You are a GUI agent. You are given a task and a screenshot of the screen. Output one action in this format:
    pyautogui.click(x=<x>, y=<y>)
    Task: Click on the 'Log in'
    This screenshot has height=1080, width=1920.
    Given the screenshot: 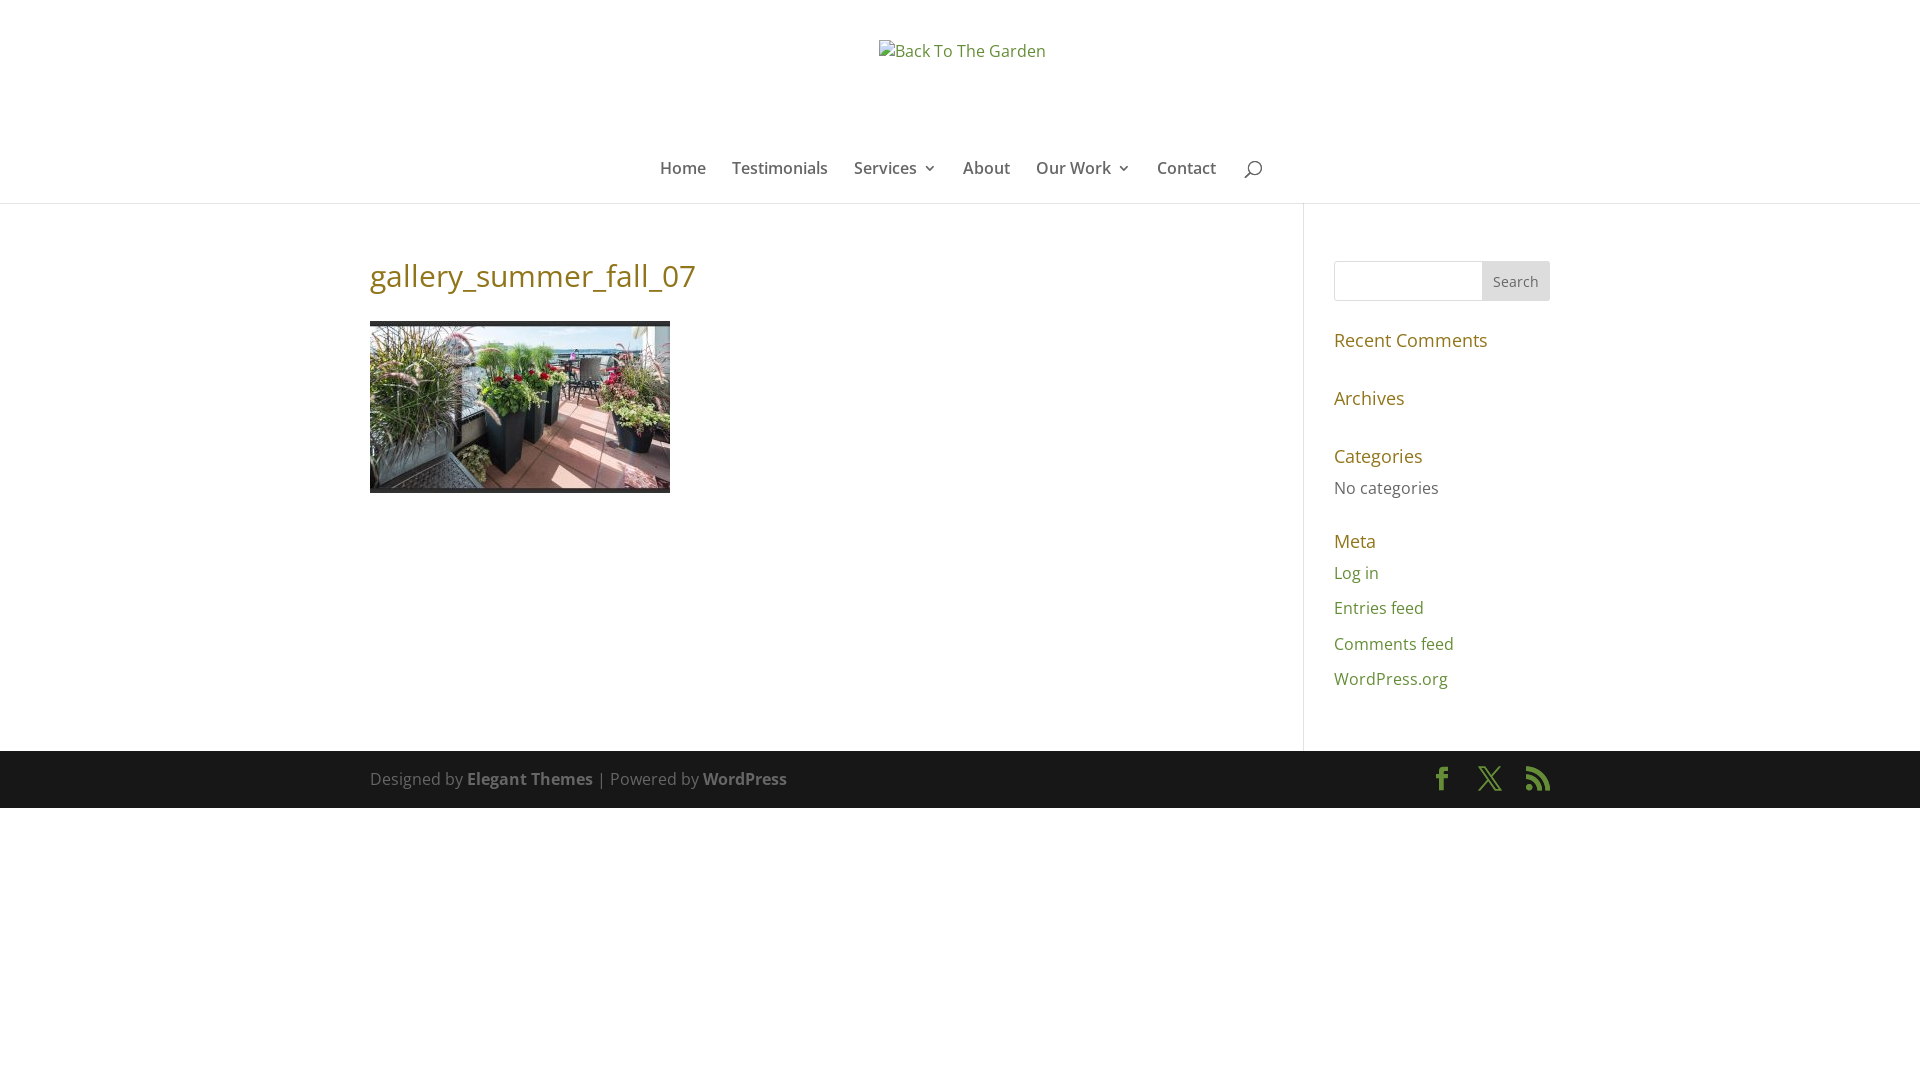 What is the action you would take?
    pyautogui.click(x=1356, y=573)
    